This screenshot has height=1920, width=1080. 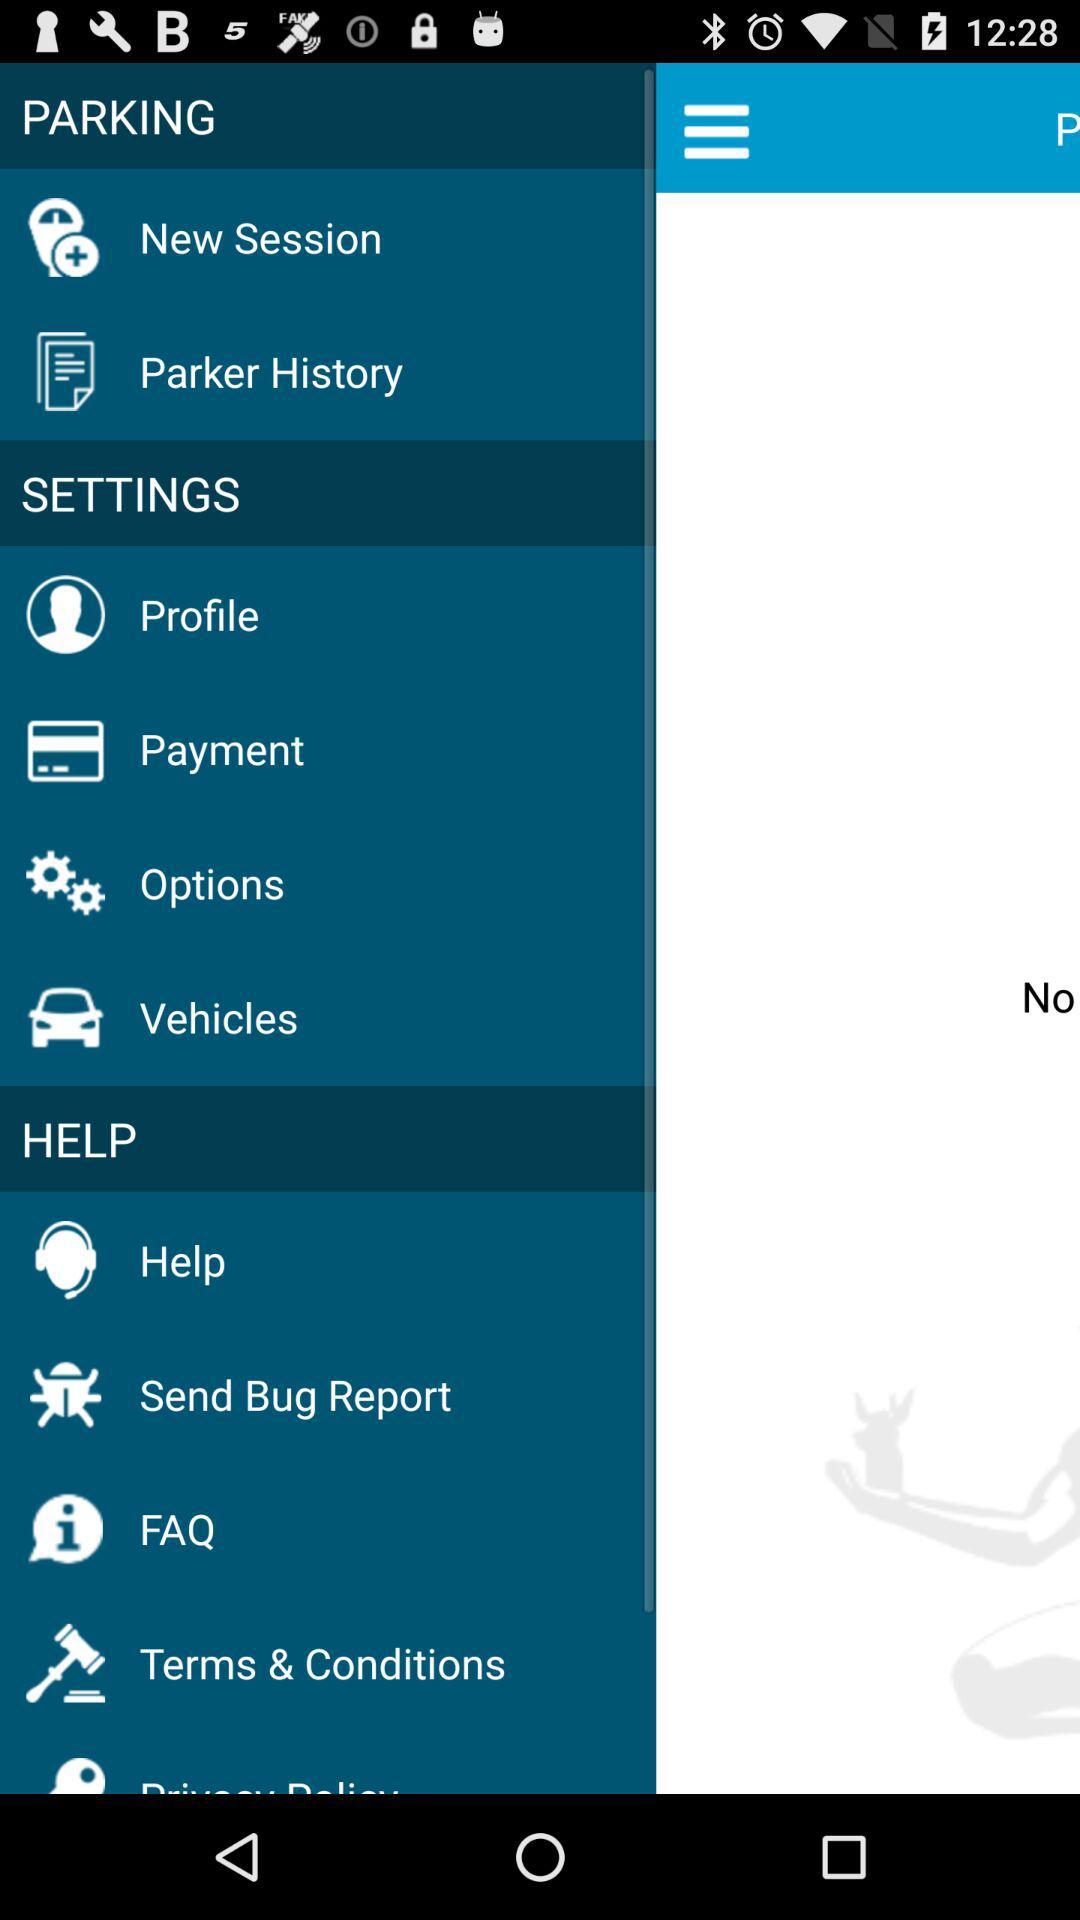 What do you see at coordinates (715, 138) in the screenshot?
I see `the menu icon` at bounding box center [715, 138].